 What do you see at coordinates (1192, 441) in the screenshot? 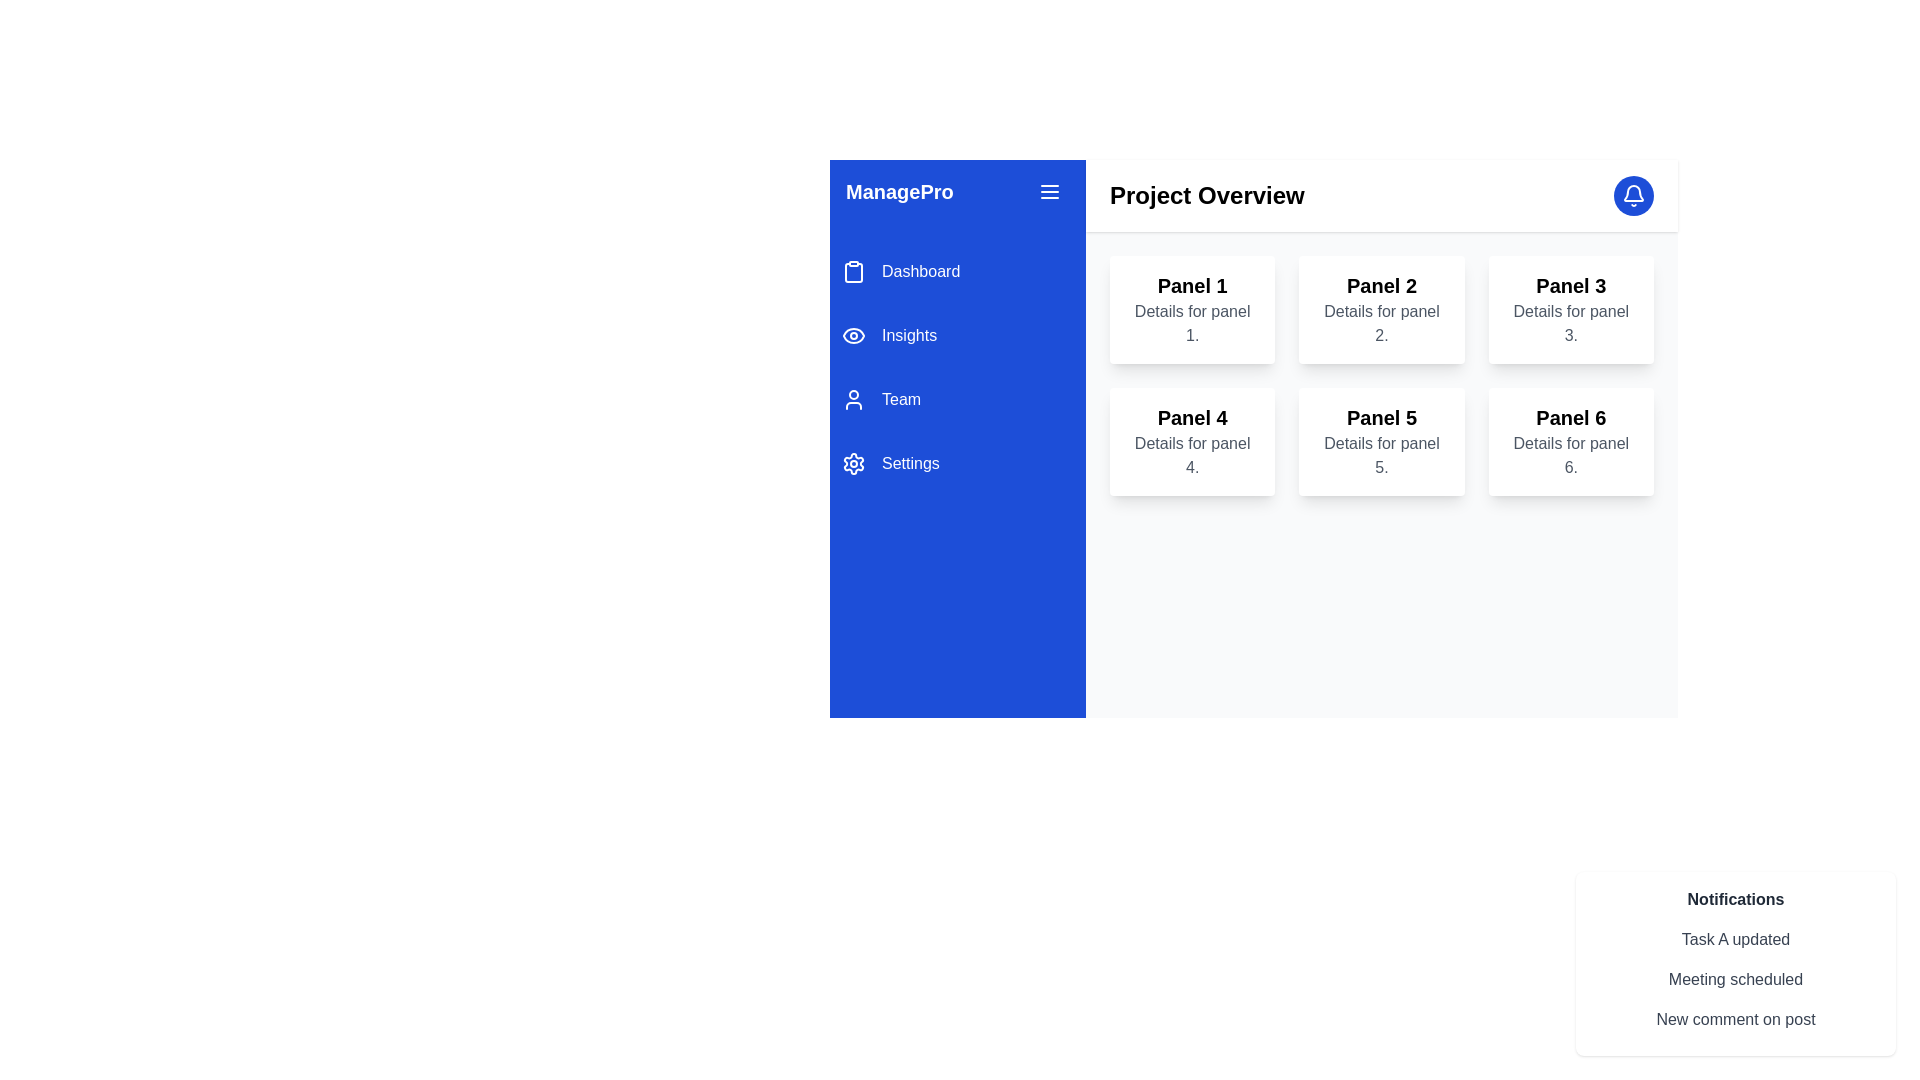
I see `on the 'Panel 4' text card element, which is the fourth card in a grid layout, styled in white with rounded corners and containing the text 'Panel 4' and 'Details for panel 4.'` at bounding box center [1192, 441].